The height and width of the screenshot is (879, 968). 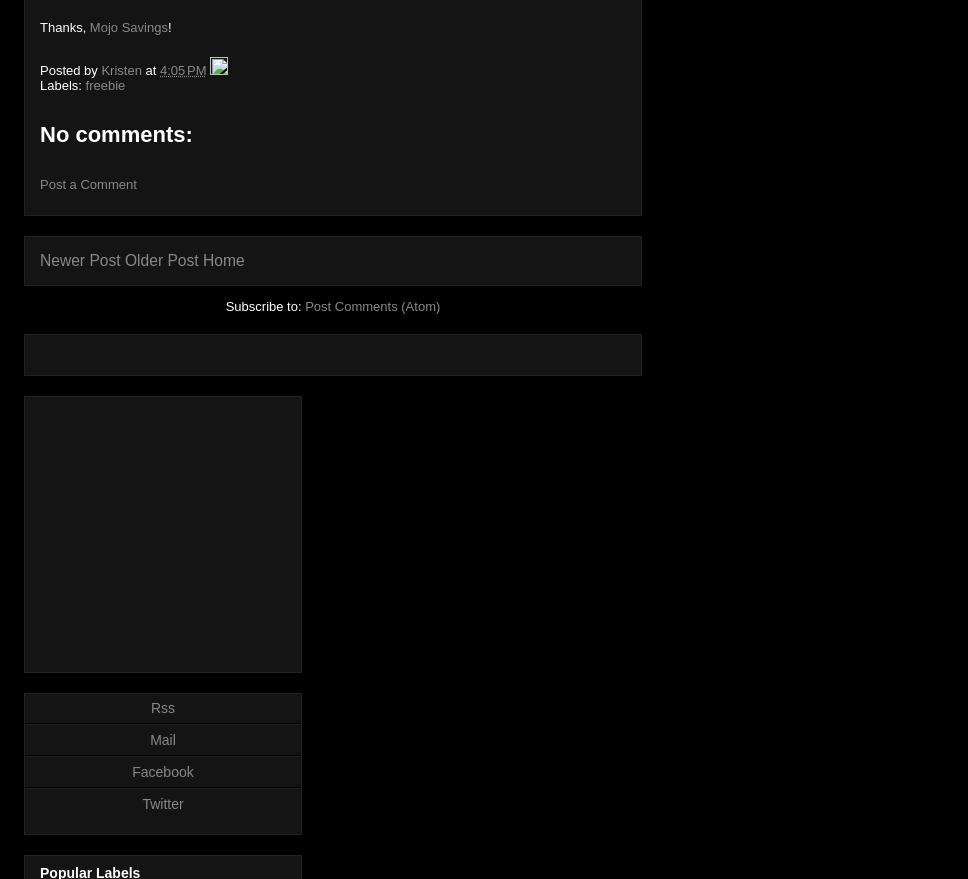 What do you see at coordinates (126, 26) in the screenshot?
I see `'Mojo Savings'` at bounding box center [126, 26].